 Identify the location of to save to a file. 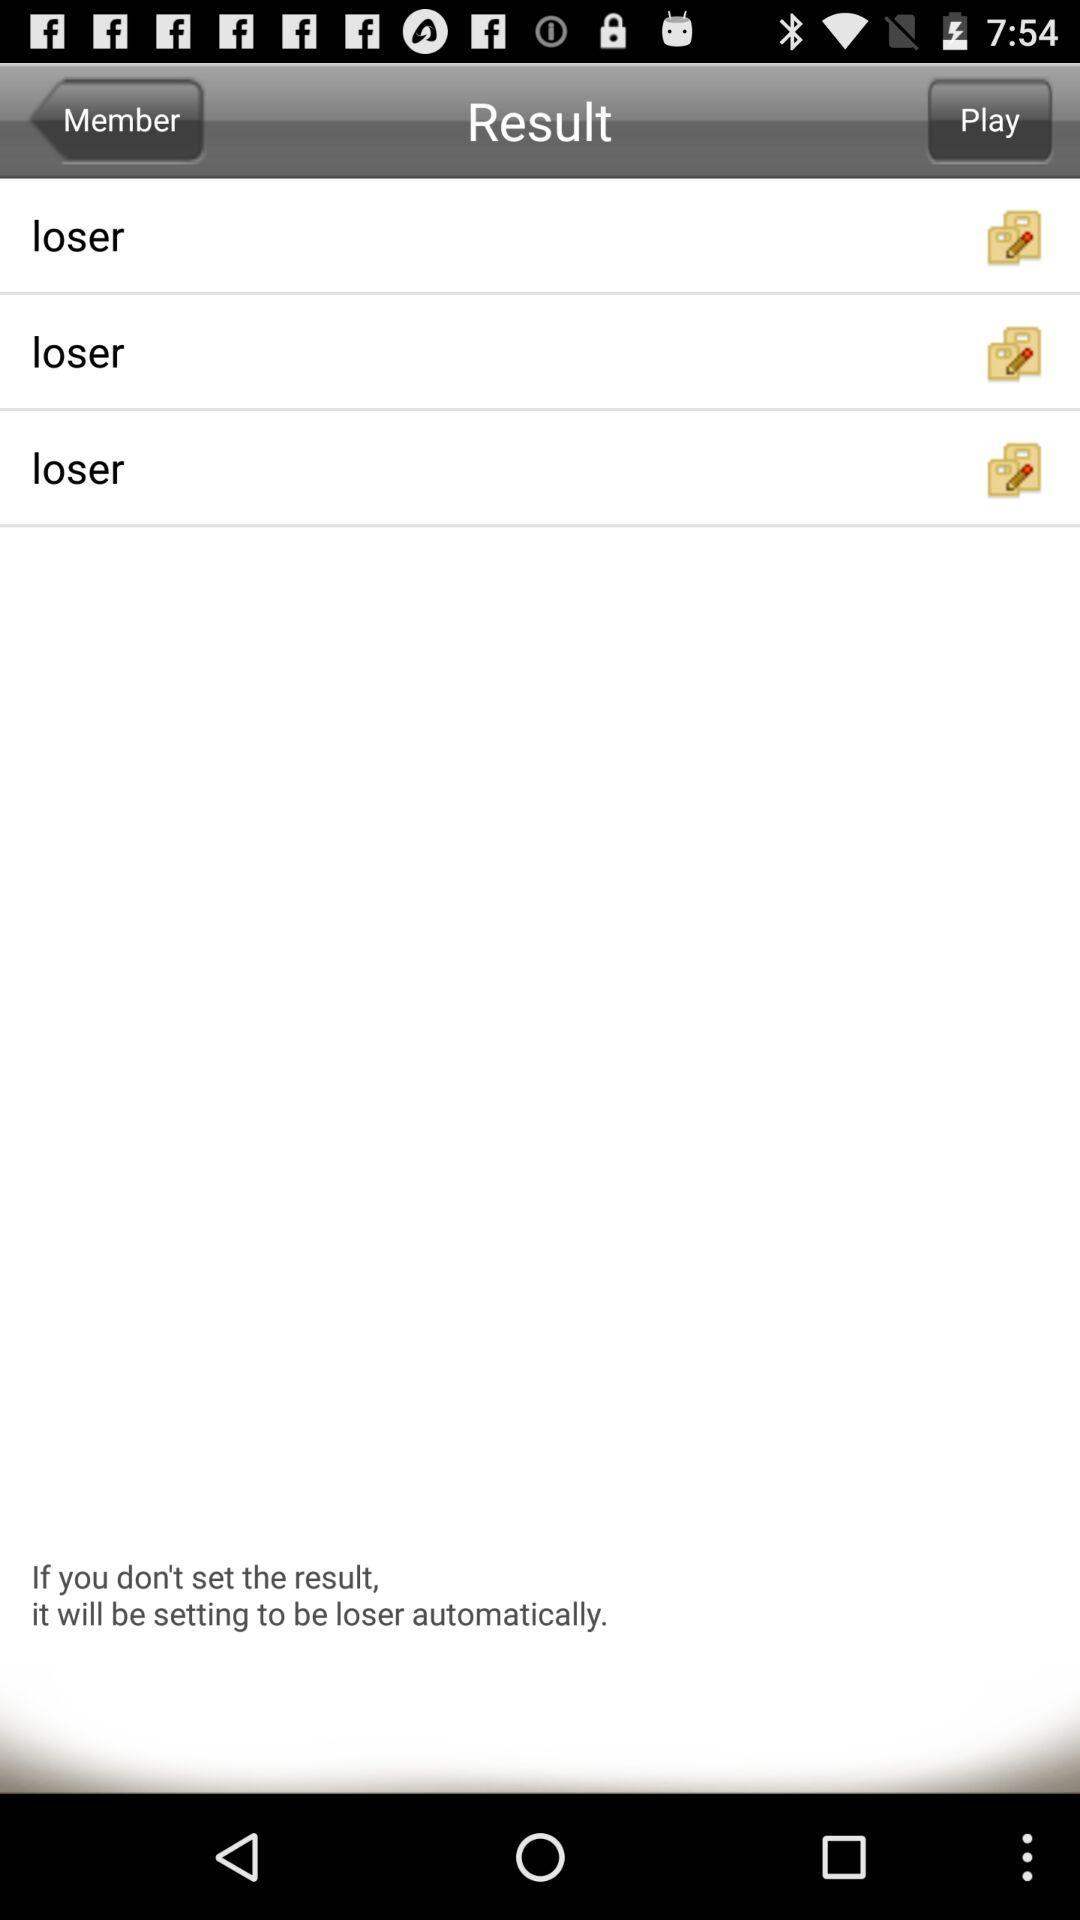
(1015, 353).